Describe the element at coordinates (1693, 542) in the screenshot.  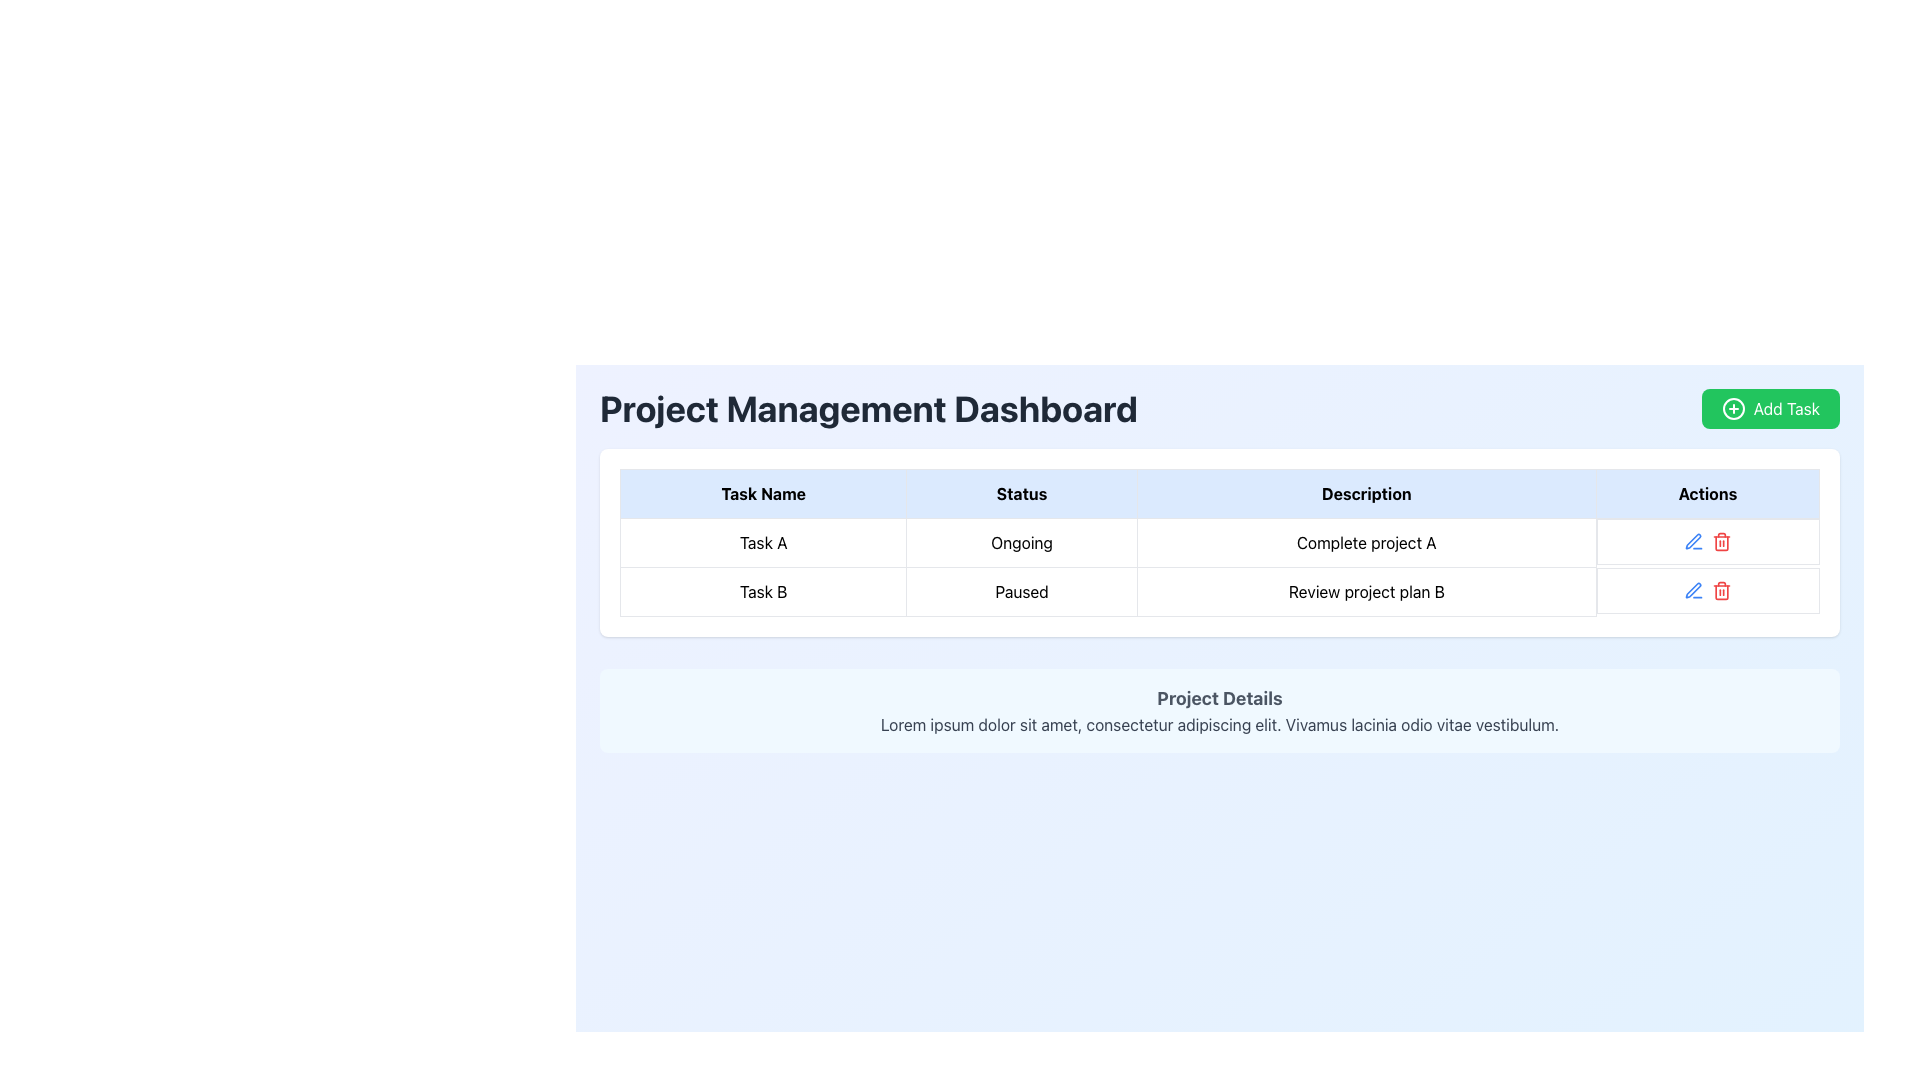
I see `the first action button in the 'Actions' column of the second row in the table` at that location.